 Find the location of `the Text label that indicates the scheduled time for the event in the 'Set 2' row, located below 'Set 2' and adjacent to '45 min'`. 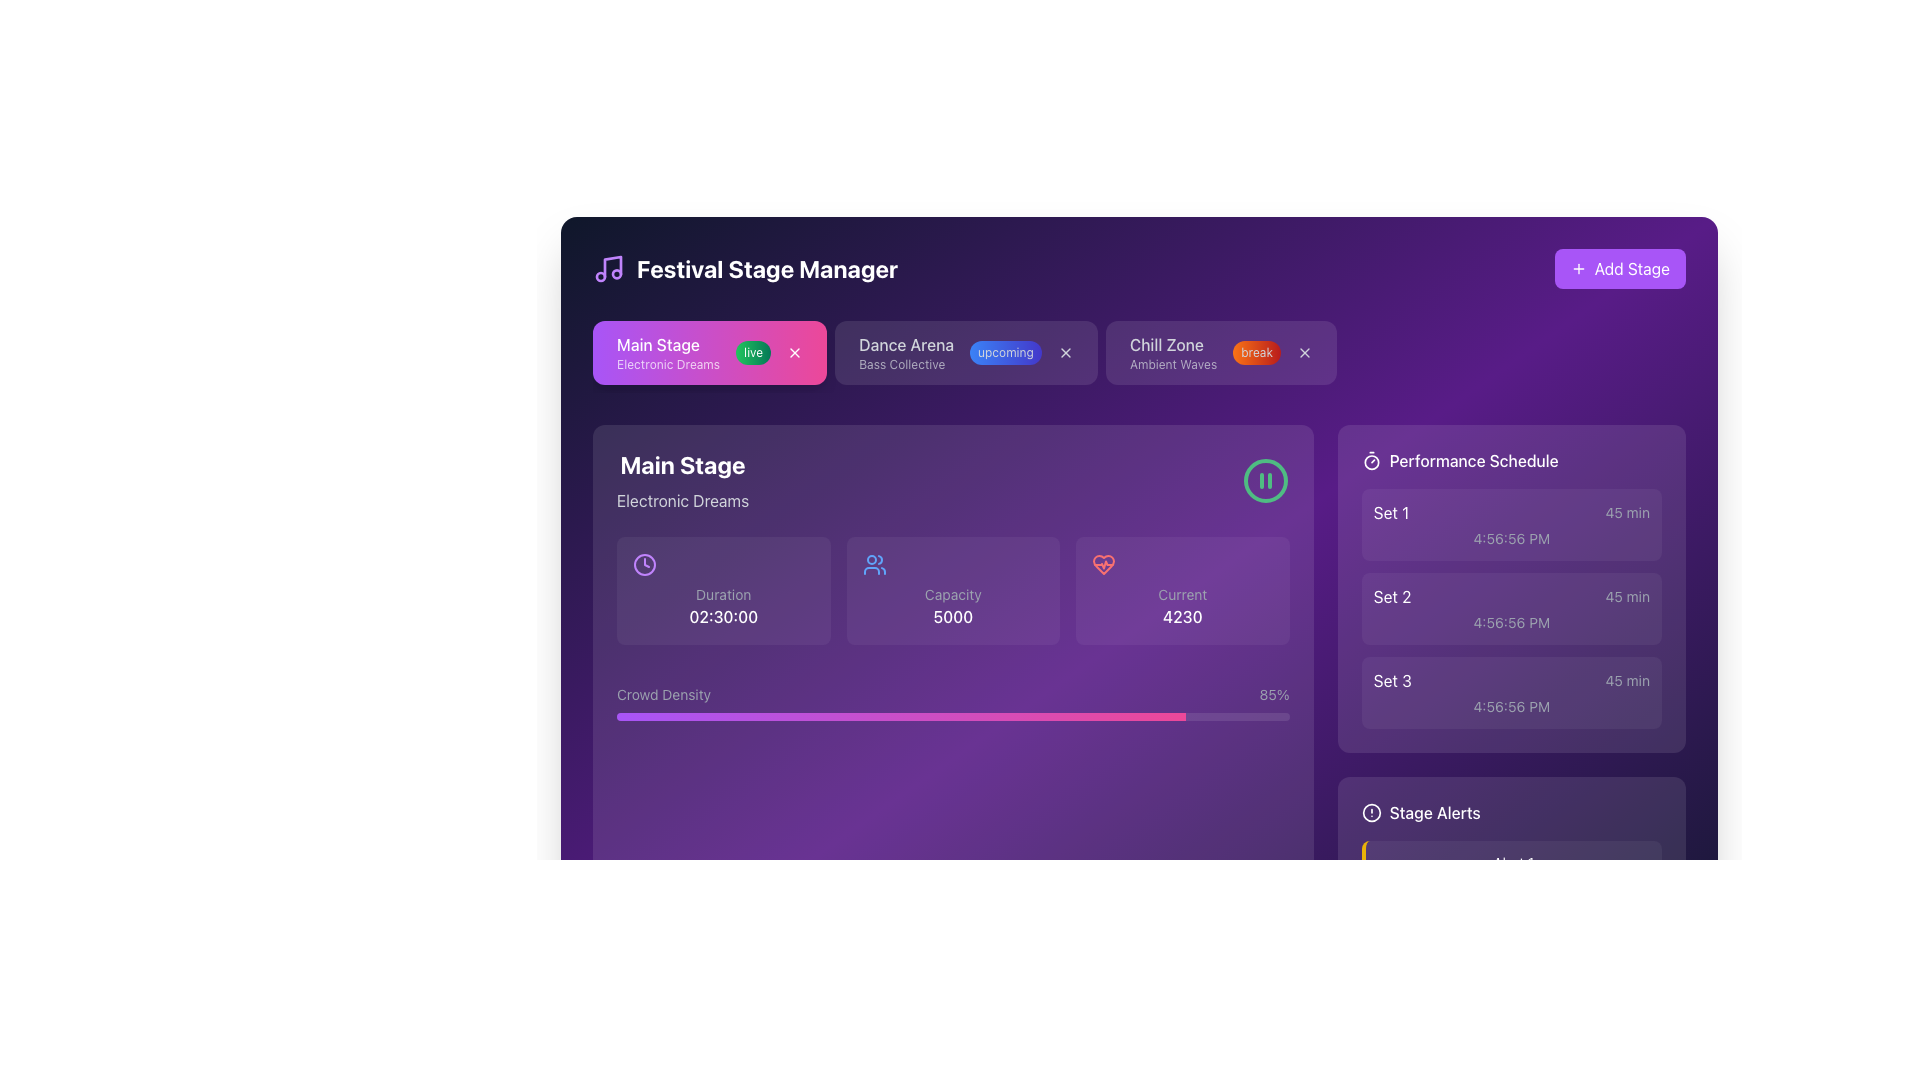

the Text label that indicates the scheduled time for the event in the 'Set 2' row, located below 'Set 2' and adjacent to '45 min' is located at coordinates (1511, 622).